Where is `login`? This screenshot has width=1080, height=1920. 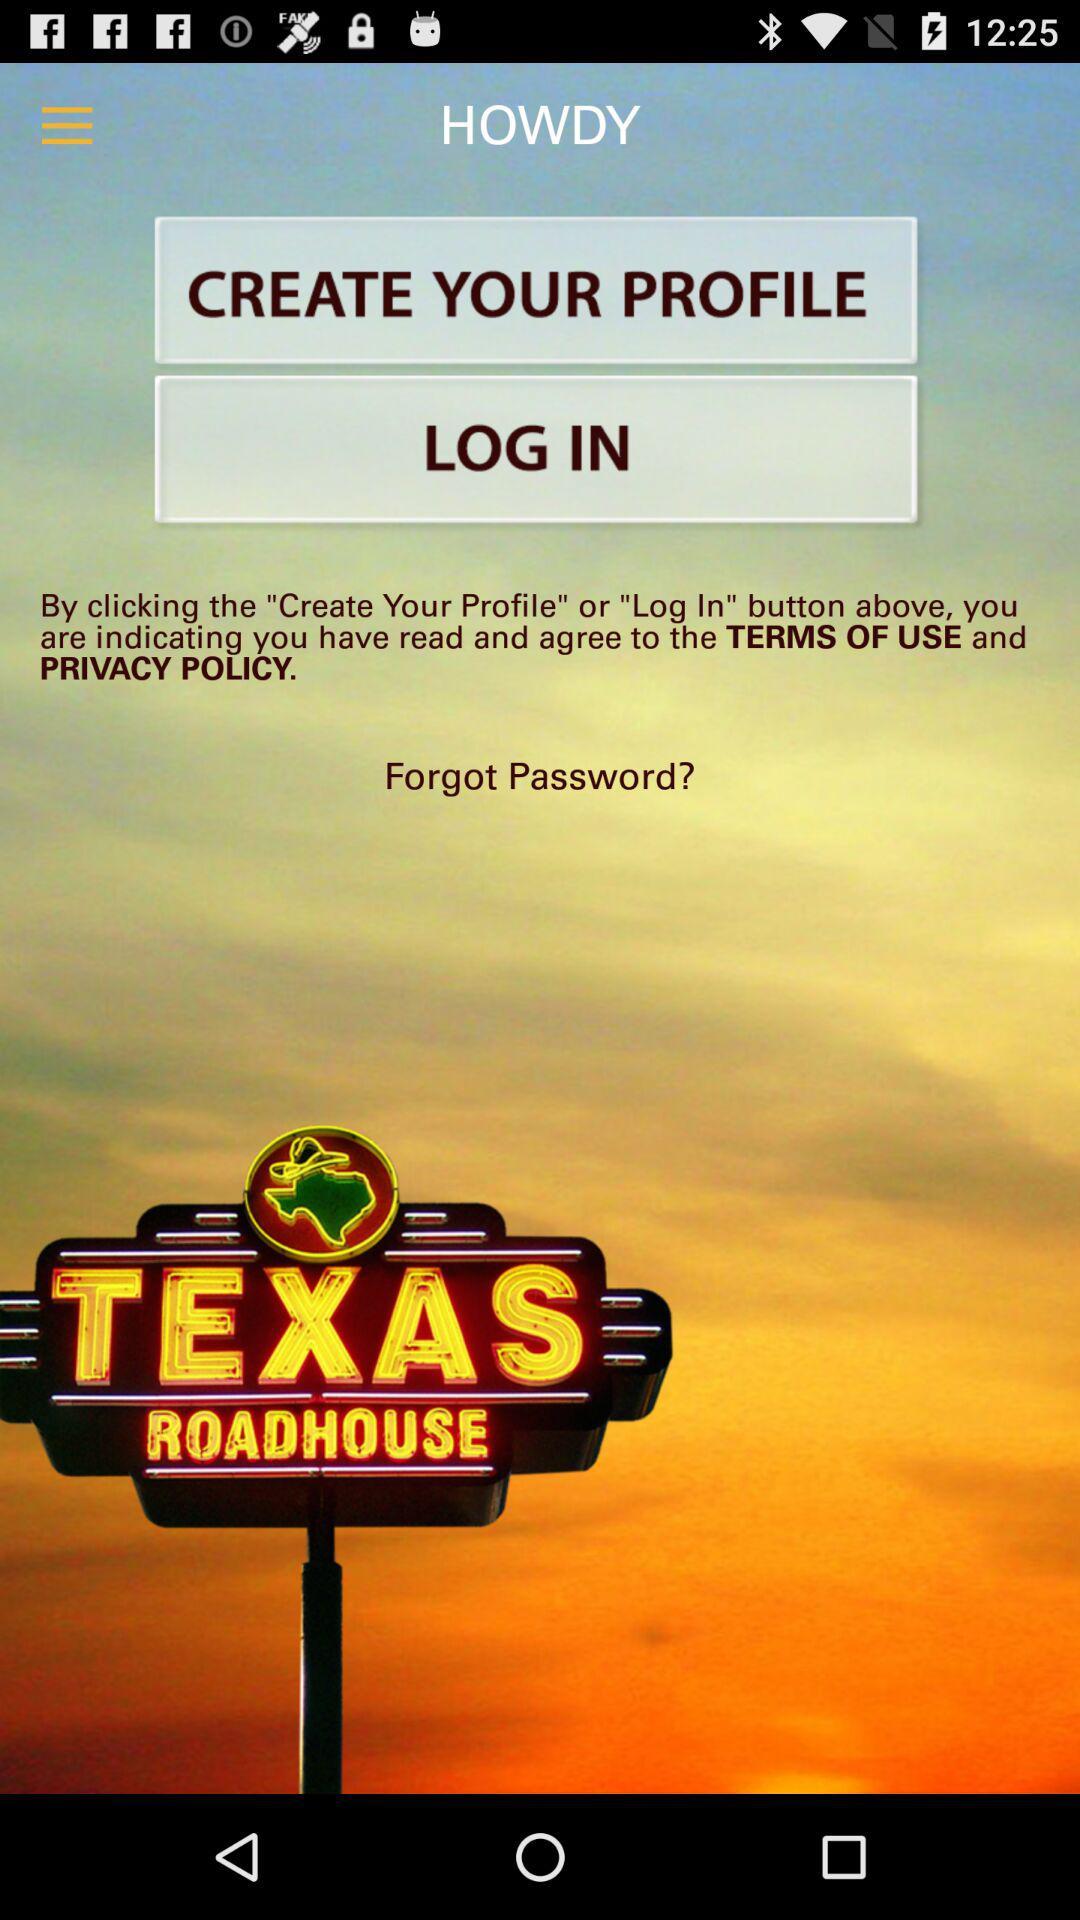 login is located at coordinates (540, 452).